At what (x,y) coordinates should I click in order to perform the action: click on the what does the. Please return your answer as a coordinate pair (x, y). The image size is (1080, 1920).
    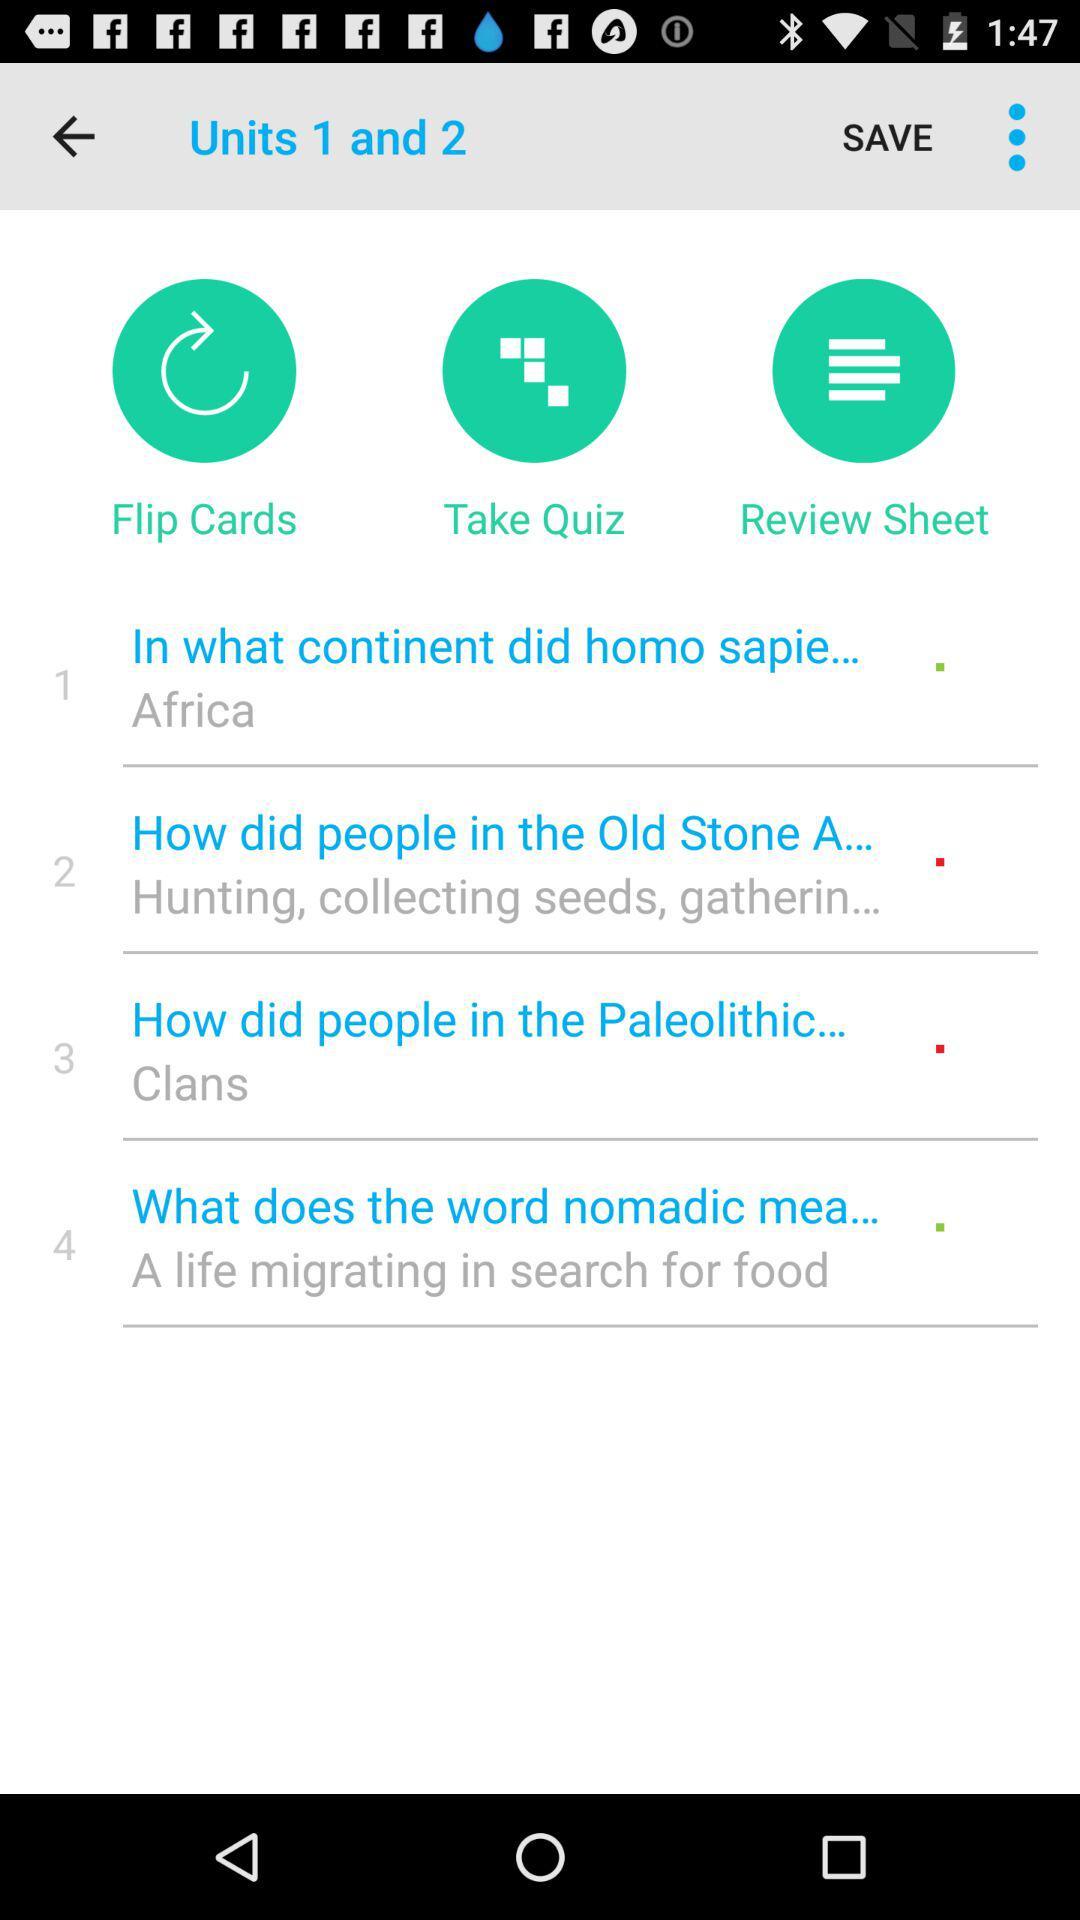
    Looking at the image, I should click on (505, 1203).